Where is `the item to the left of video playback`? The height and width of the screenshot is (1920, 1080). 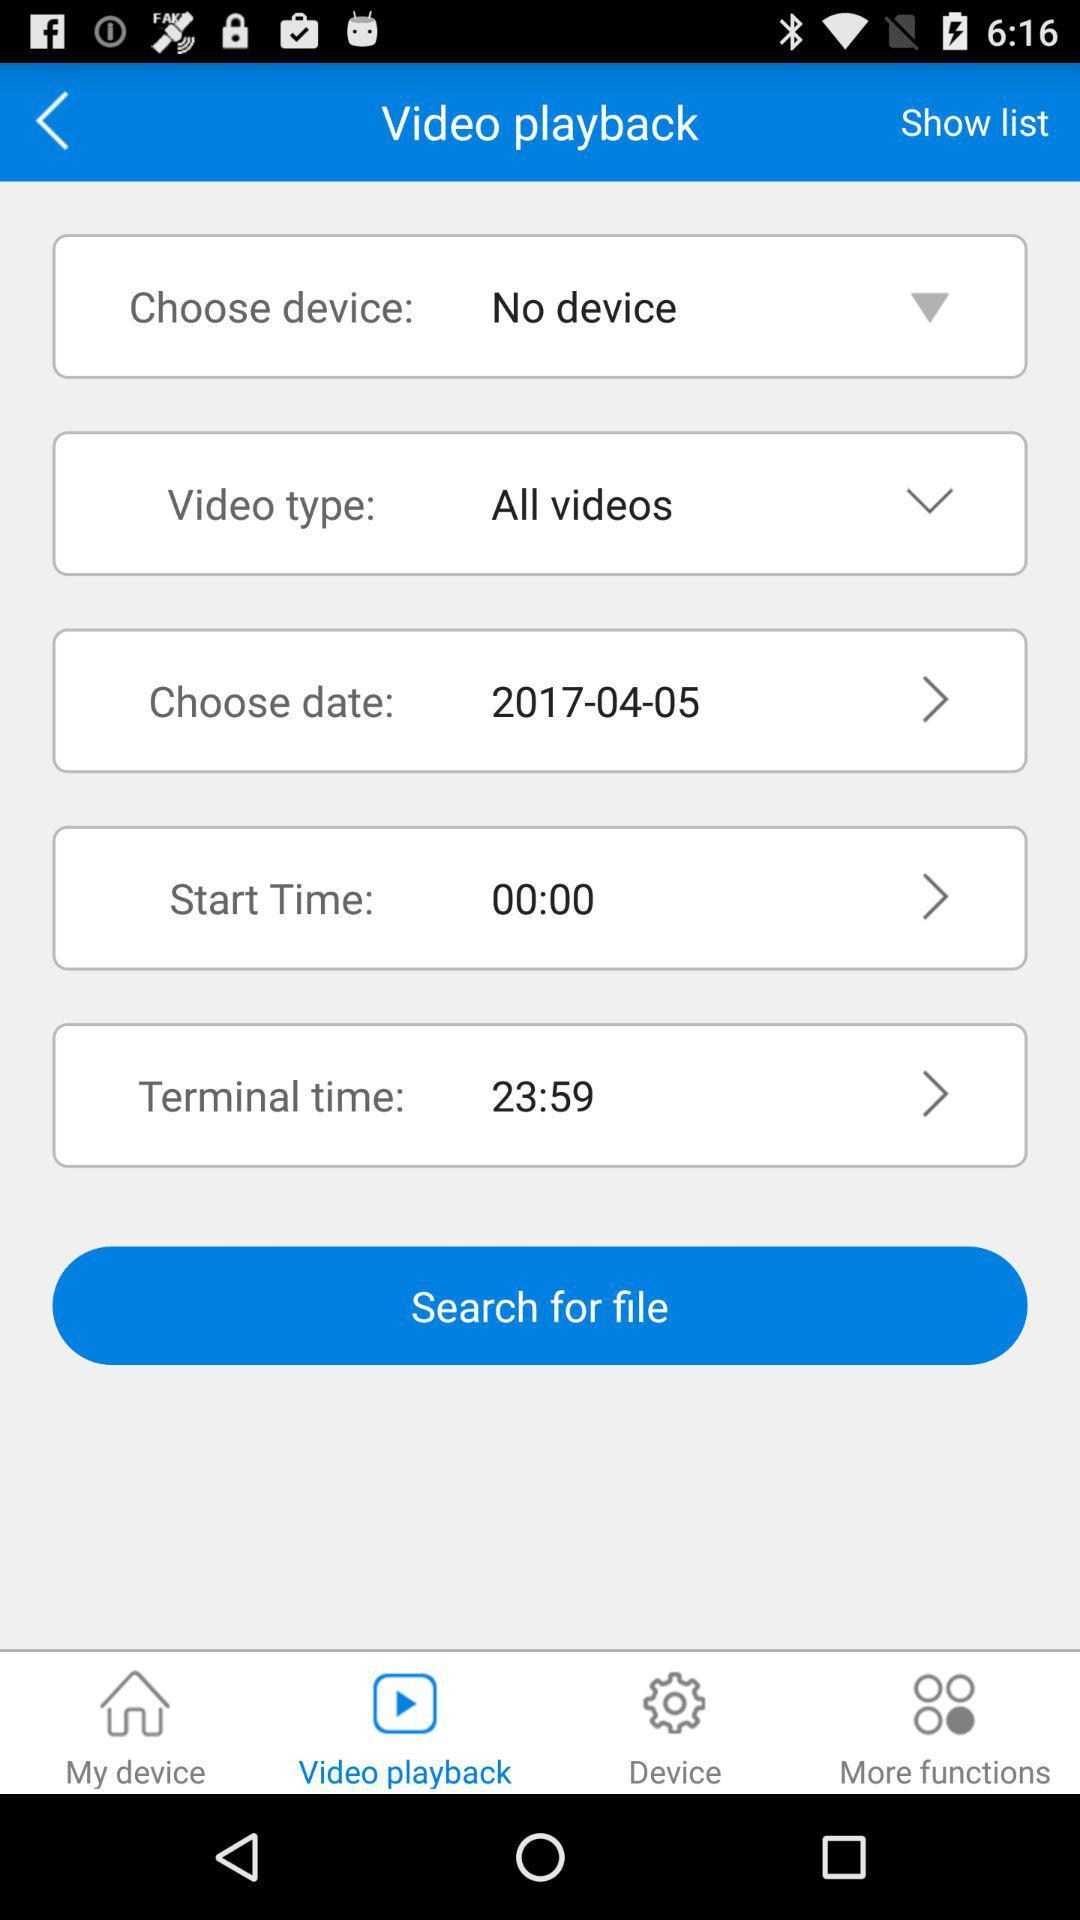 the item to the left of video playback is located at coordinates (58, 121).